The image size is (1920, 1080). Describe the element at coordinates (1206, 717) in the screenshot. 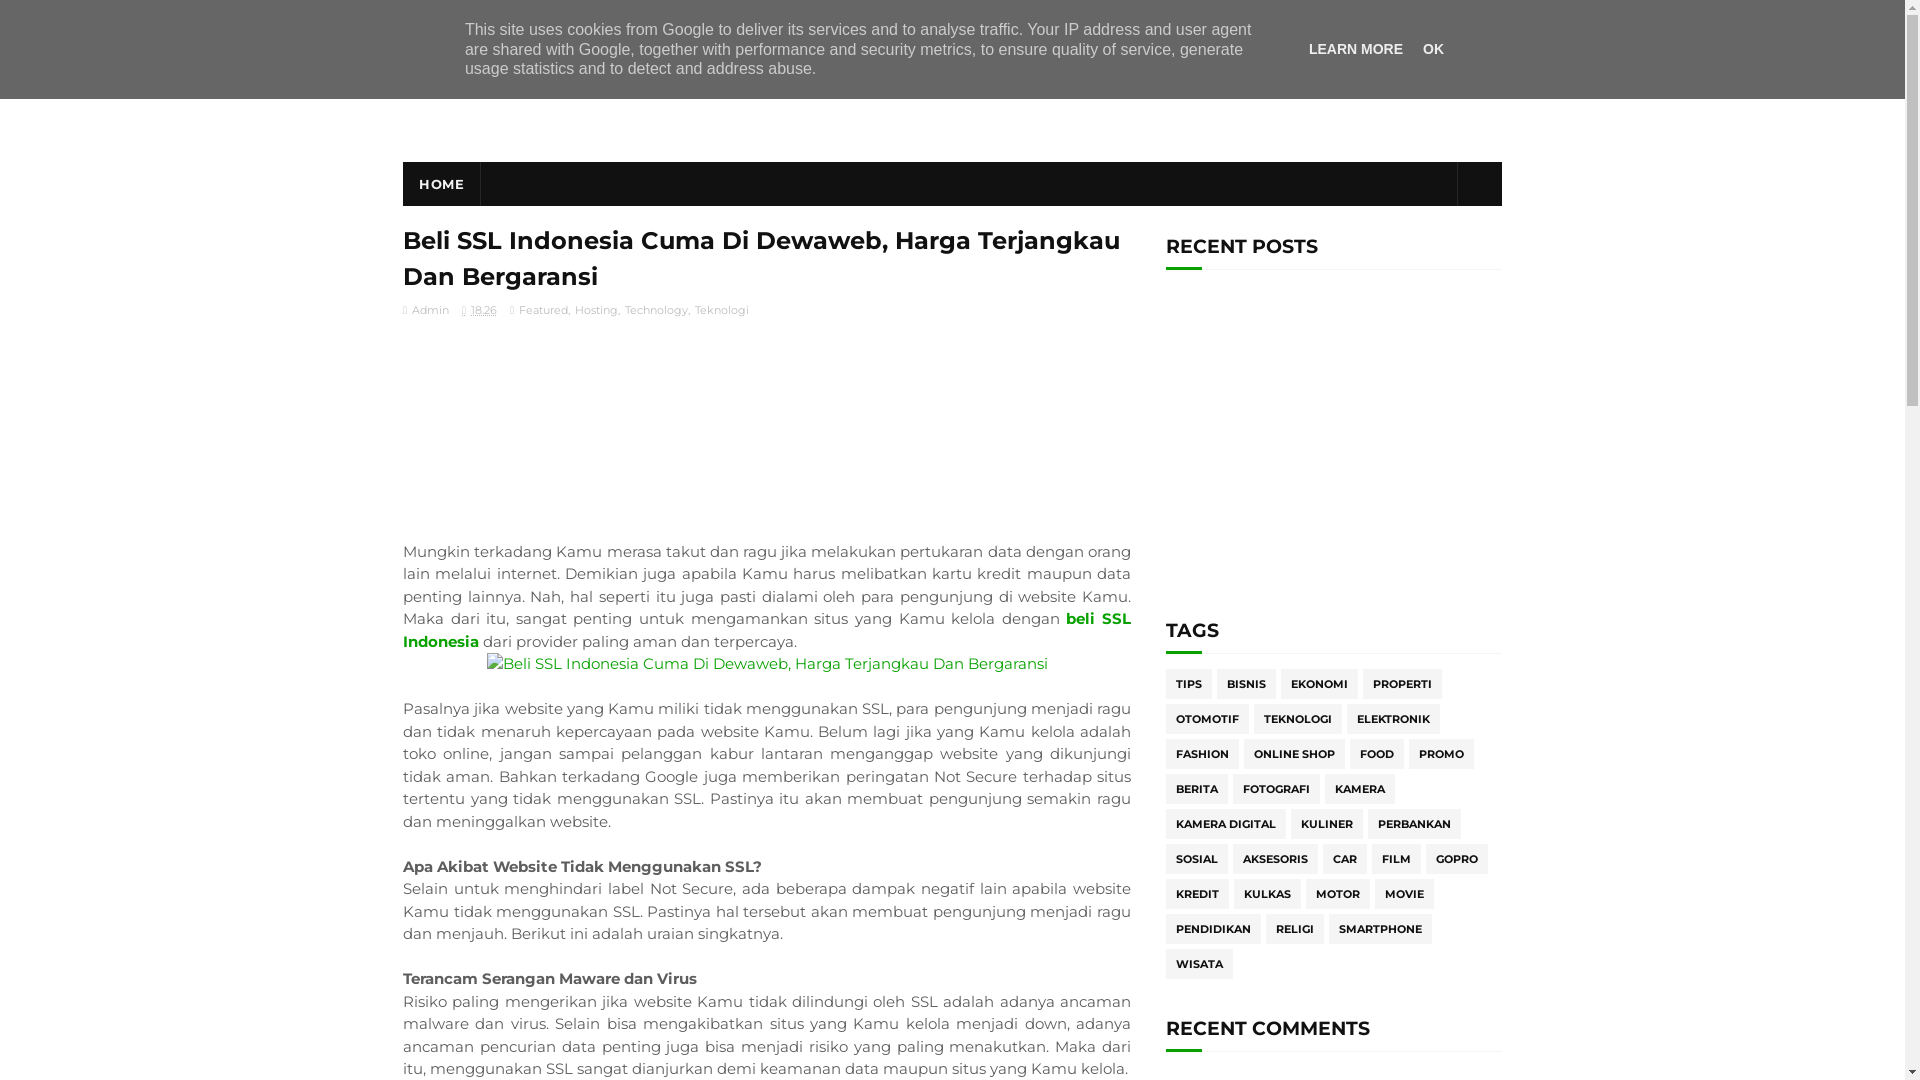

I see `'OTOMOTIF'` at that location.